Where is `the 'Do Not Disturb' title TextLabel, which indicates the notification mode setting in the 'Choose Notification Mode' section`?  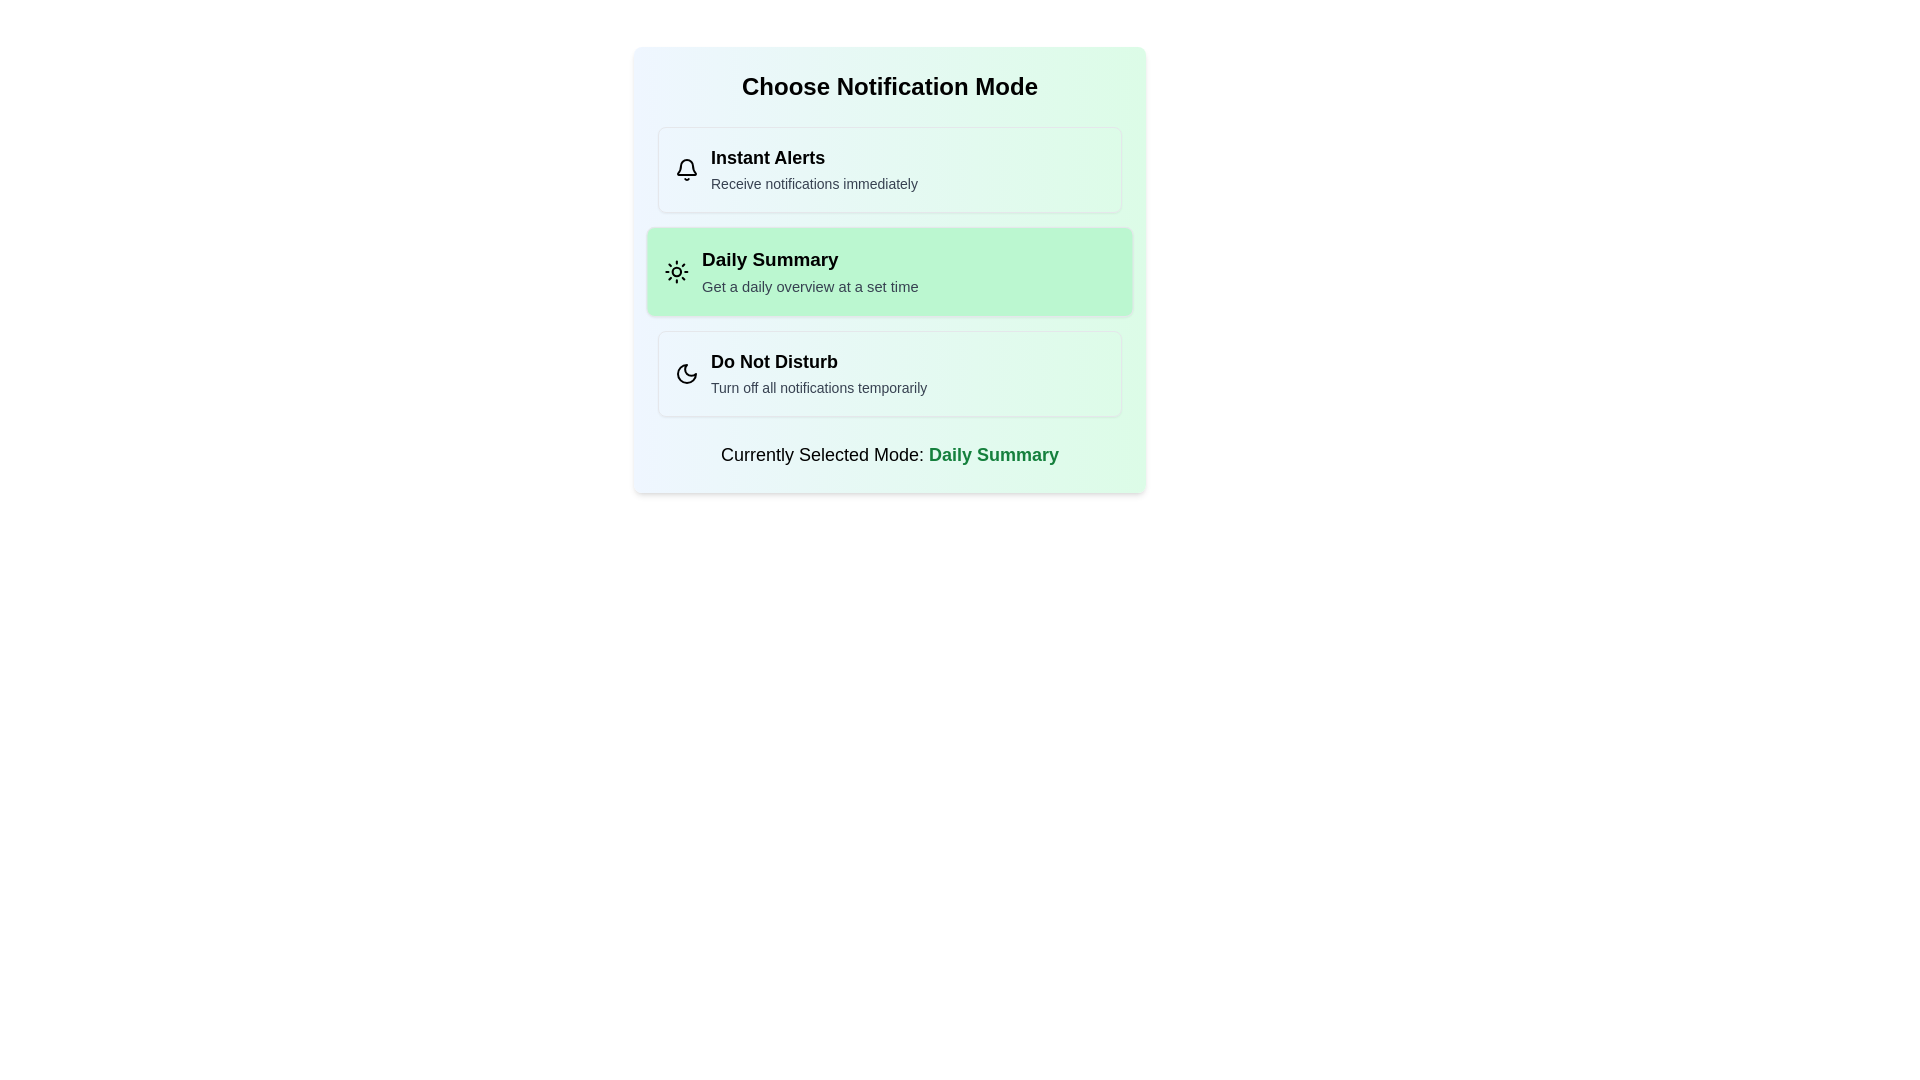
the 'Do Not Disturb' title TextLabel, which indicates the notification mode setting in the 'Choose Notification Mode' section is located at coordinates (819, 362).